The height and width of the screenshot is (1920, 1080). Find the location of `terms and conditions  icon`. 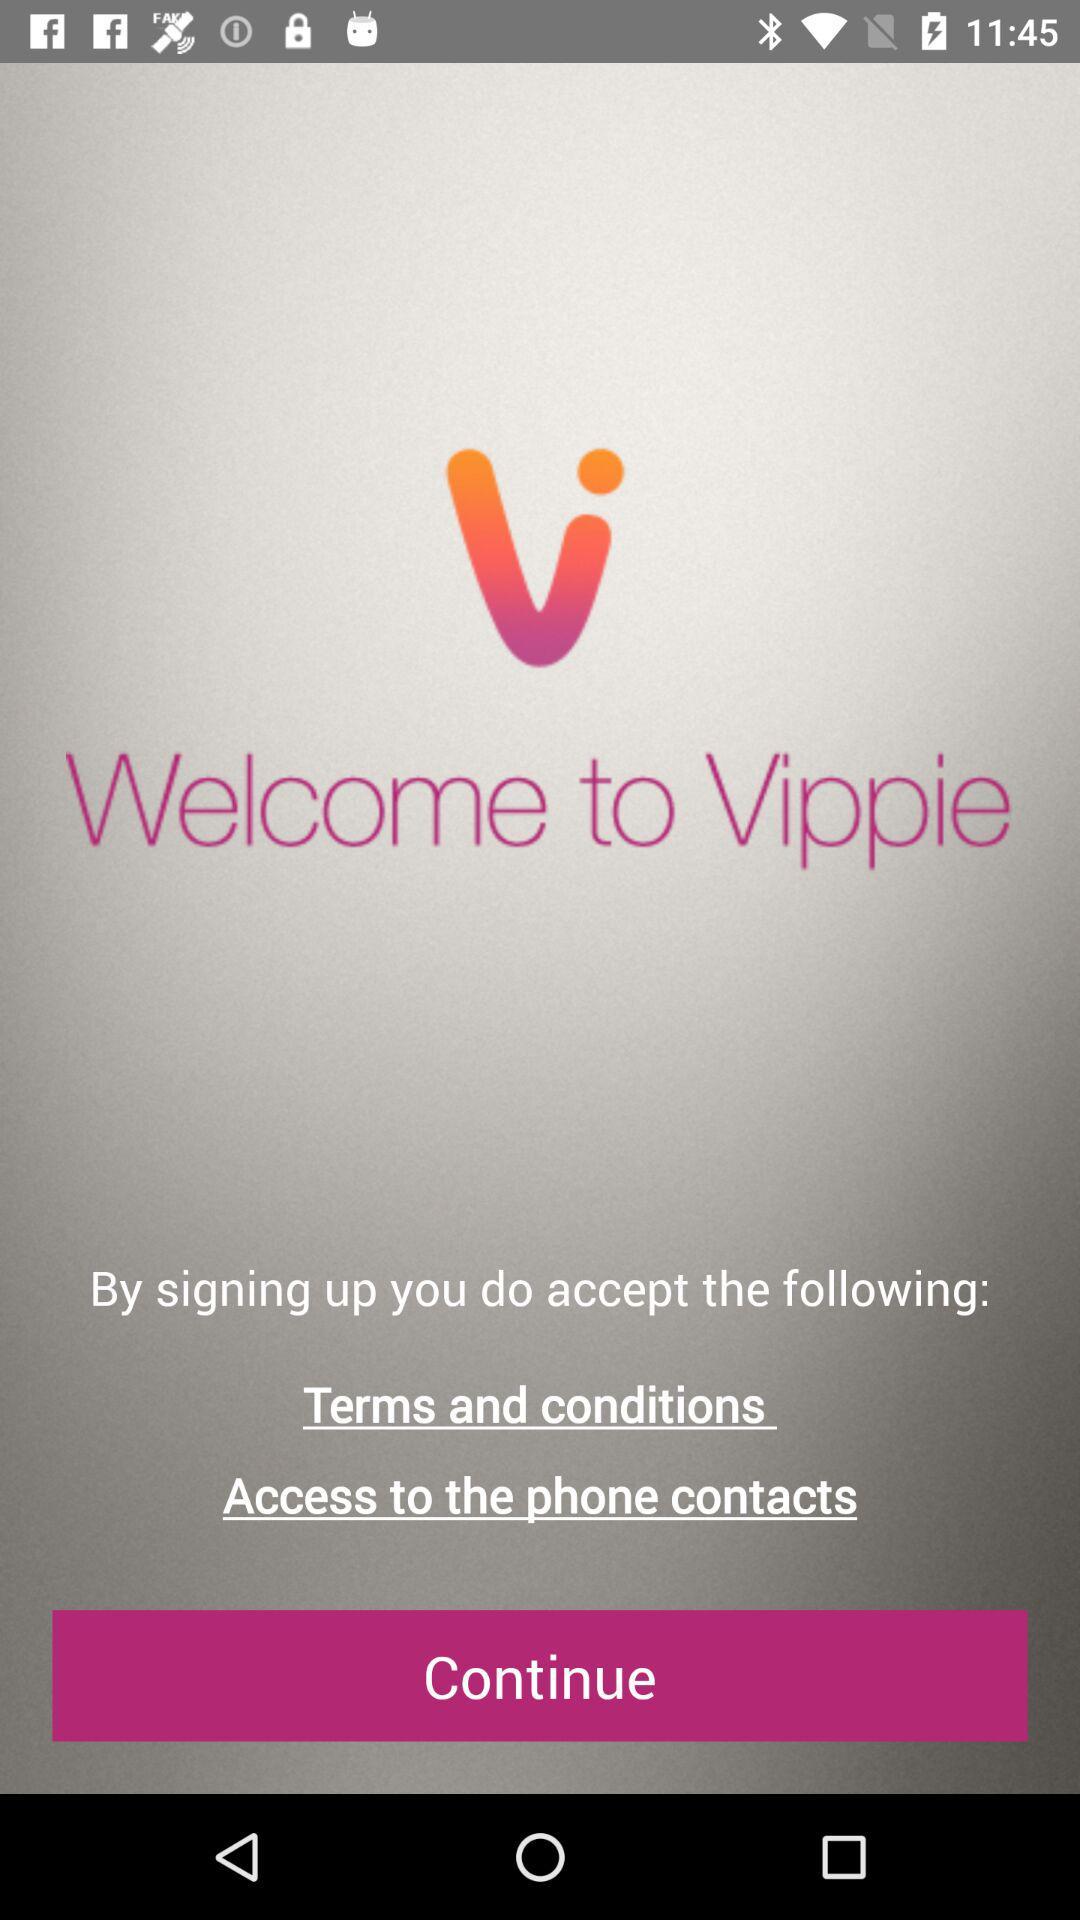

terms and conditions  icon is located at coordinates (540, 1403).